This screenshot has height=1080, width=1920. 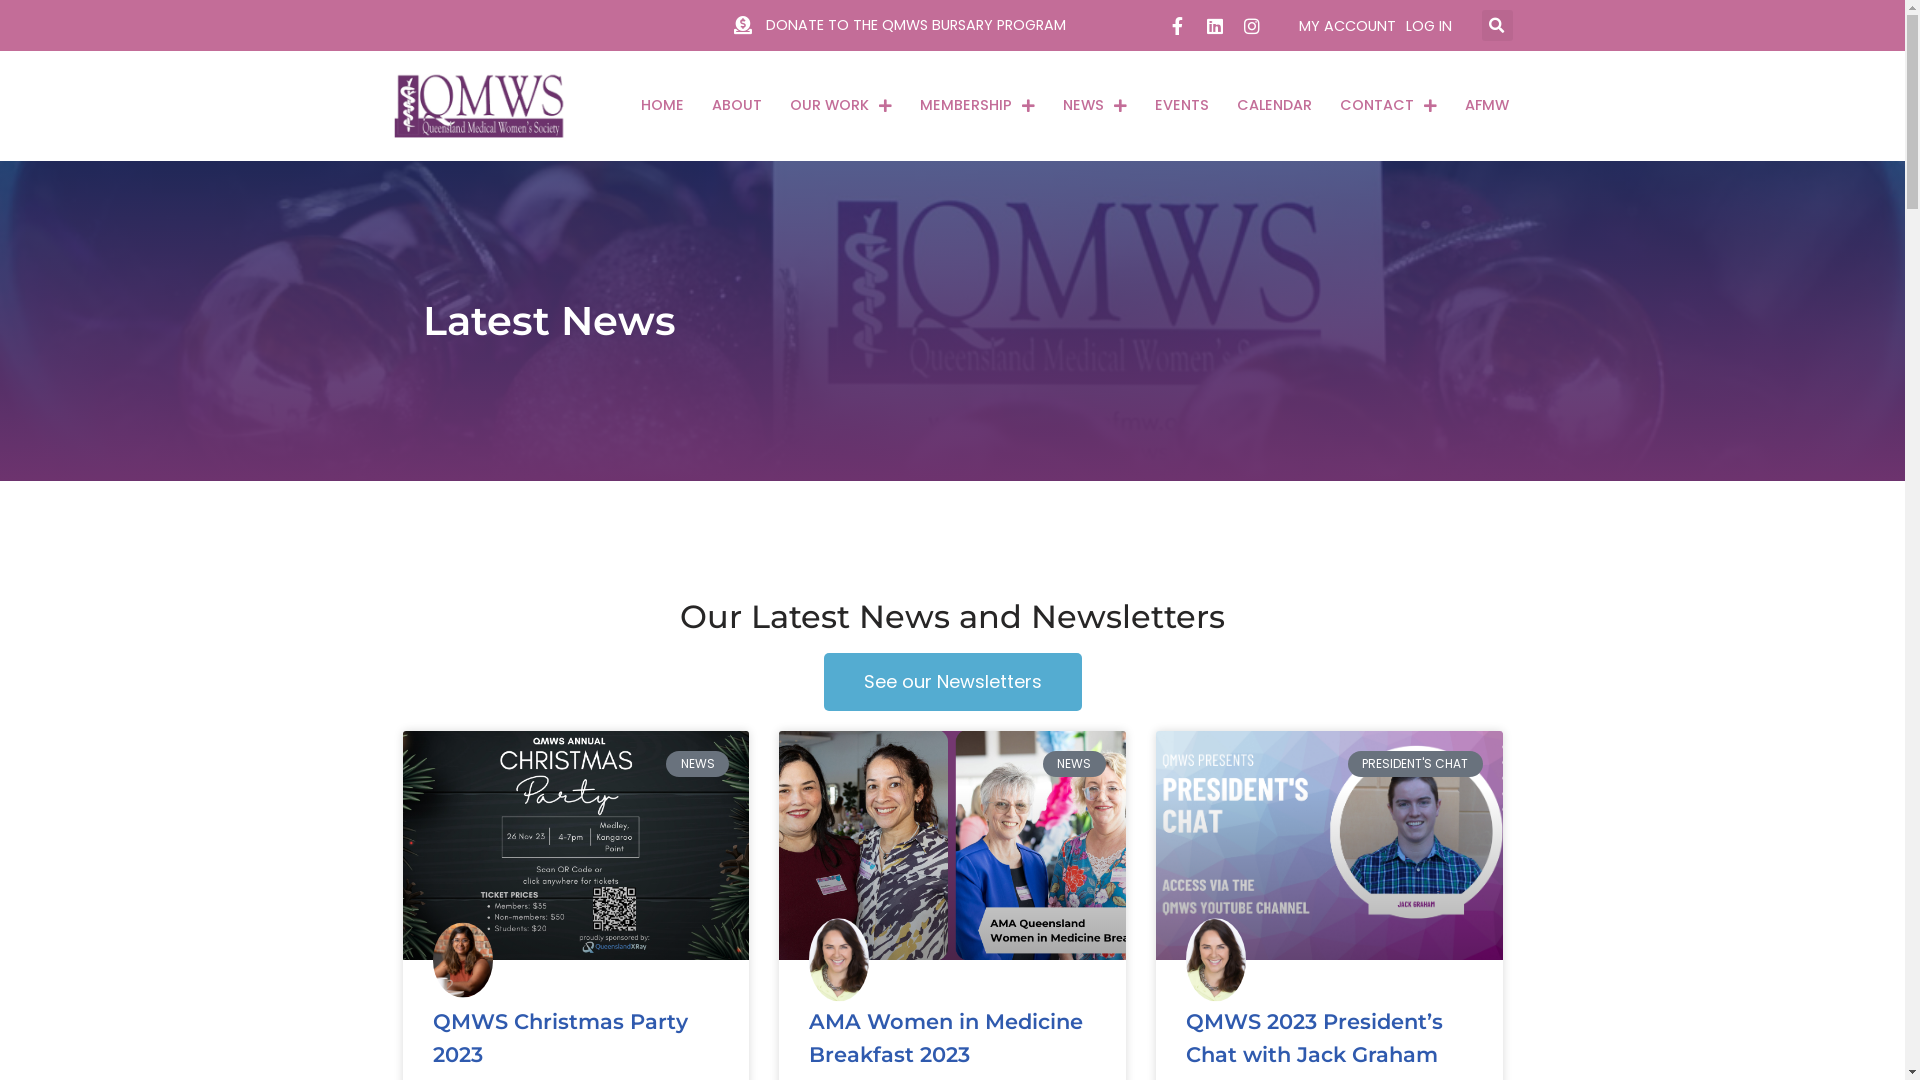 I want to click on 'CONTACT', so click(x=1387, y=105).